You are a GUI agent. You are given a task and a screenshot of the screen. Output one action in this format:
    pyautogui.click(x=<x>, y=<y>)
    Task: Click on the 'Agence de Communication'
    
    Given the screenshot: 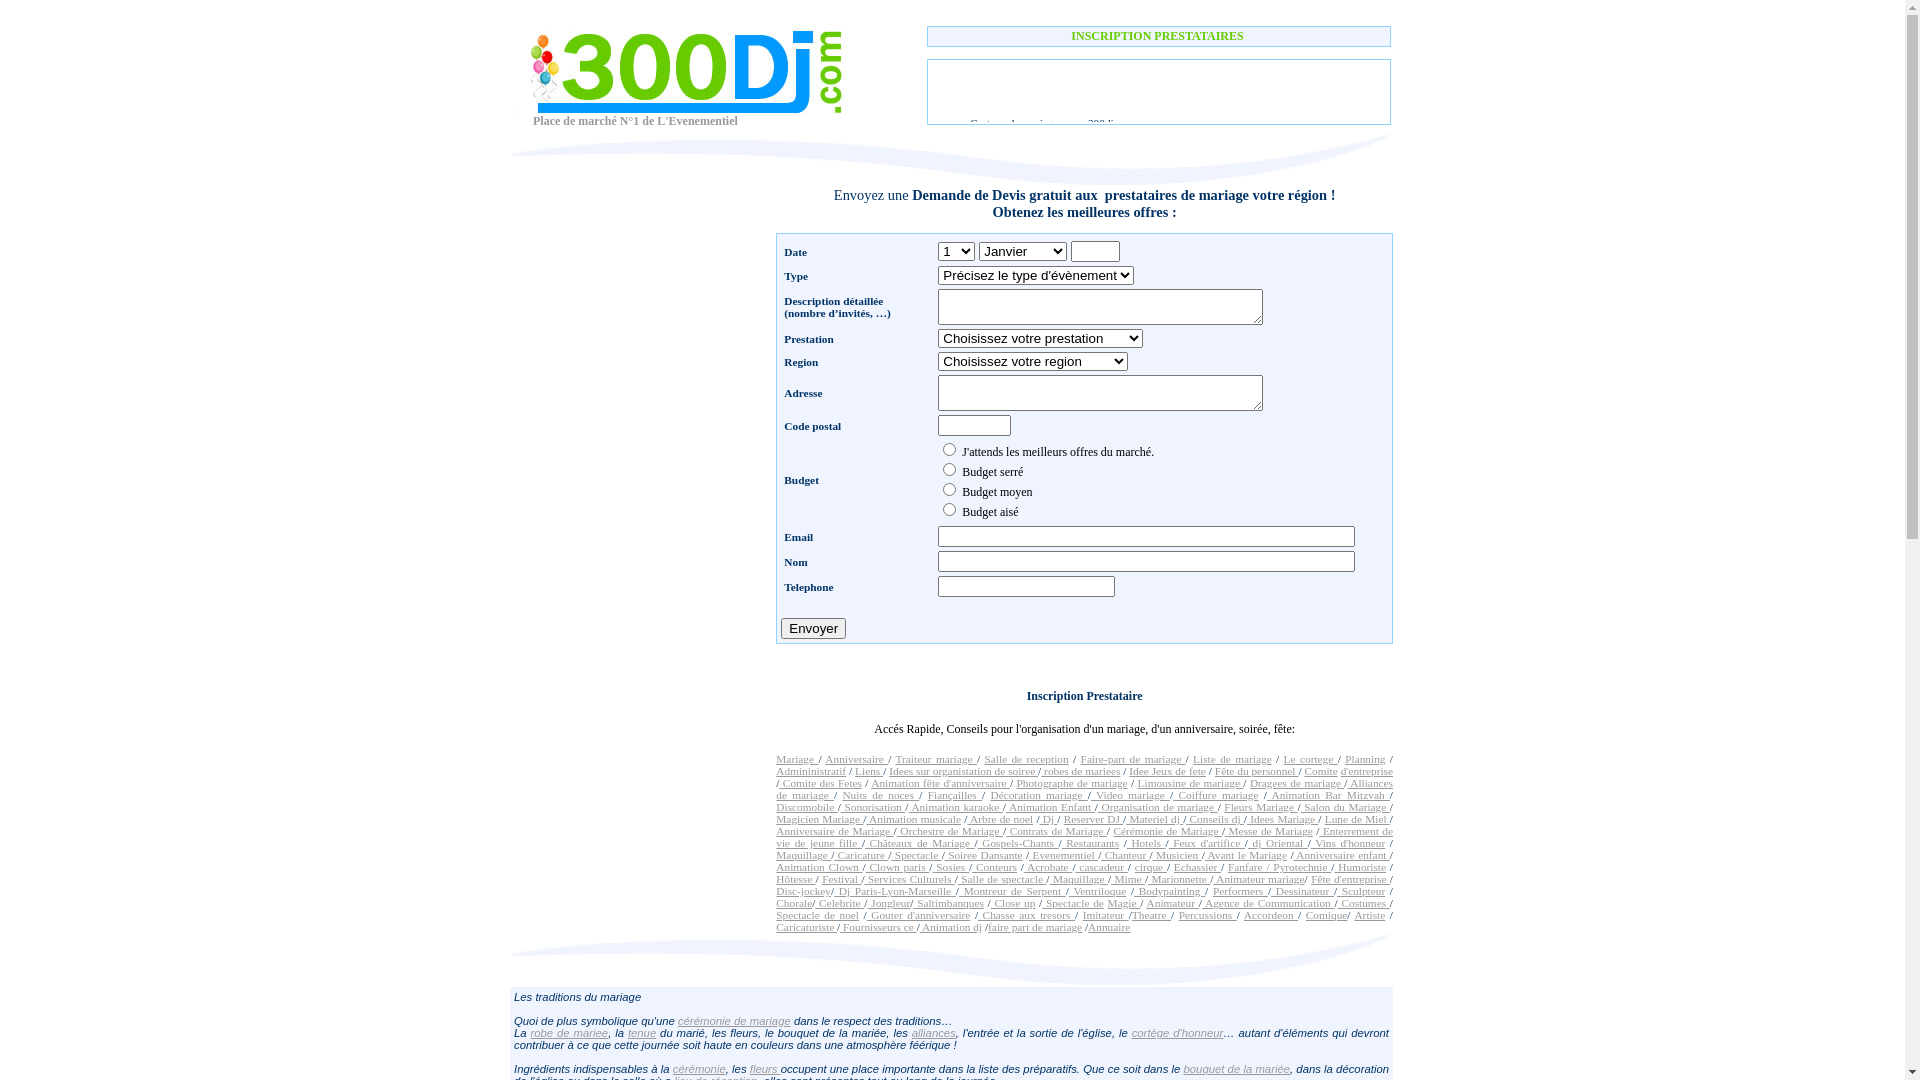 What is the action you would take?
    pyautogui.click(x=1267, y=902)
    